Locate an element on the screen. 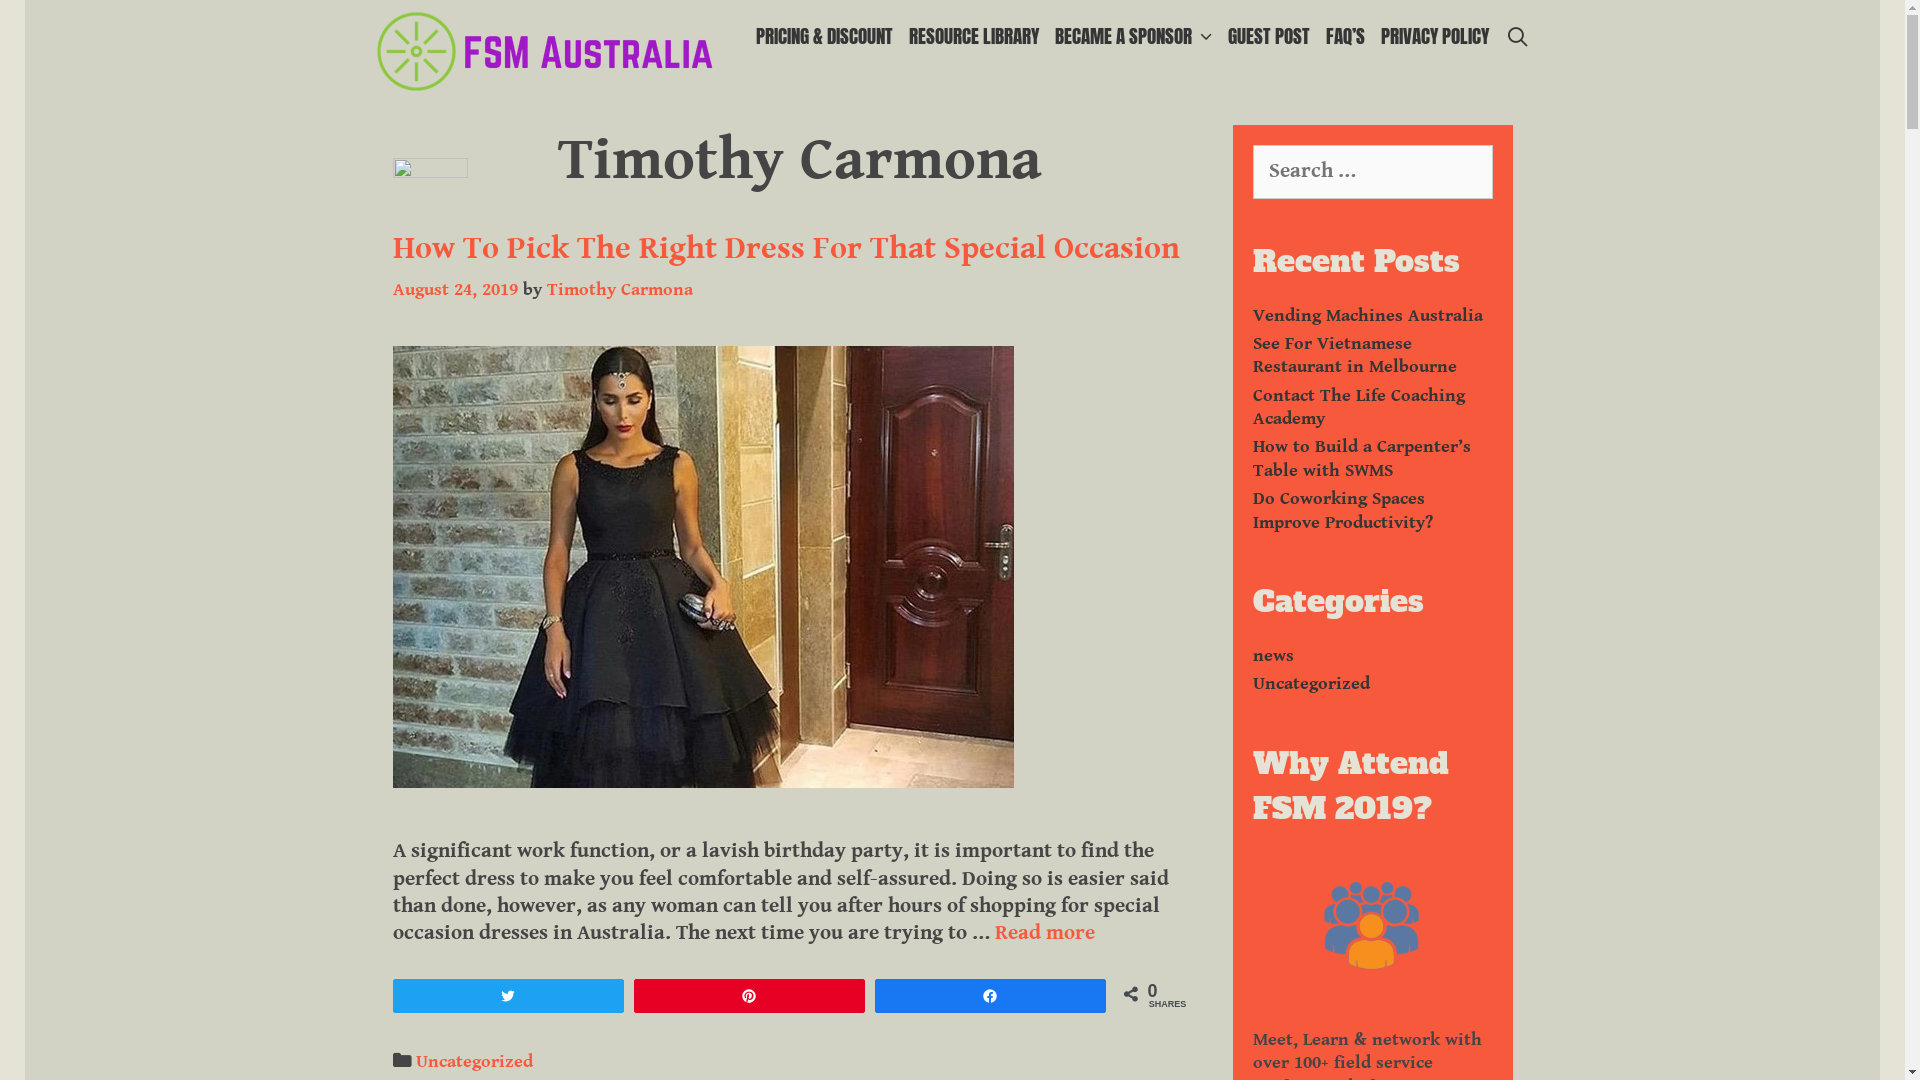  'news' is located at coordinates (1271, 655).